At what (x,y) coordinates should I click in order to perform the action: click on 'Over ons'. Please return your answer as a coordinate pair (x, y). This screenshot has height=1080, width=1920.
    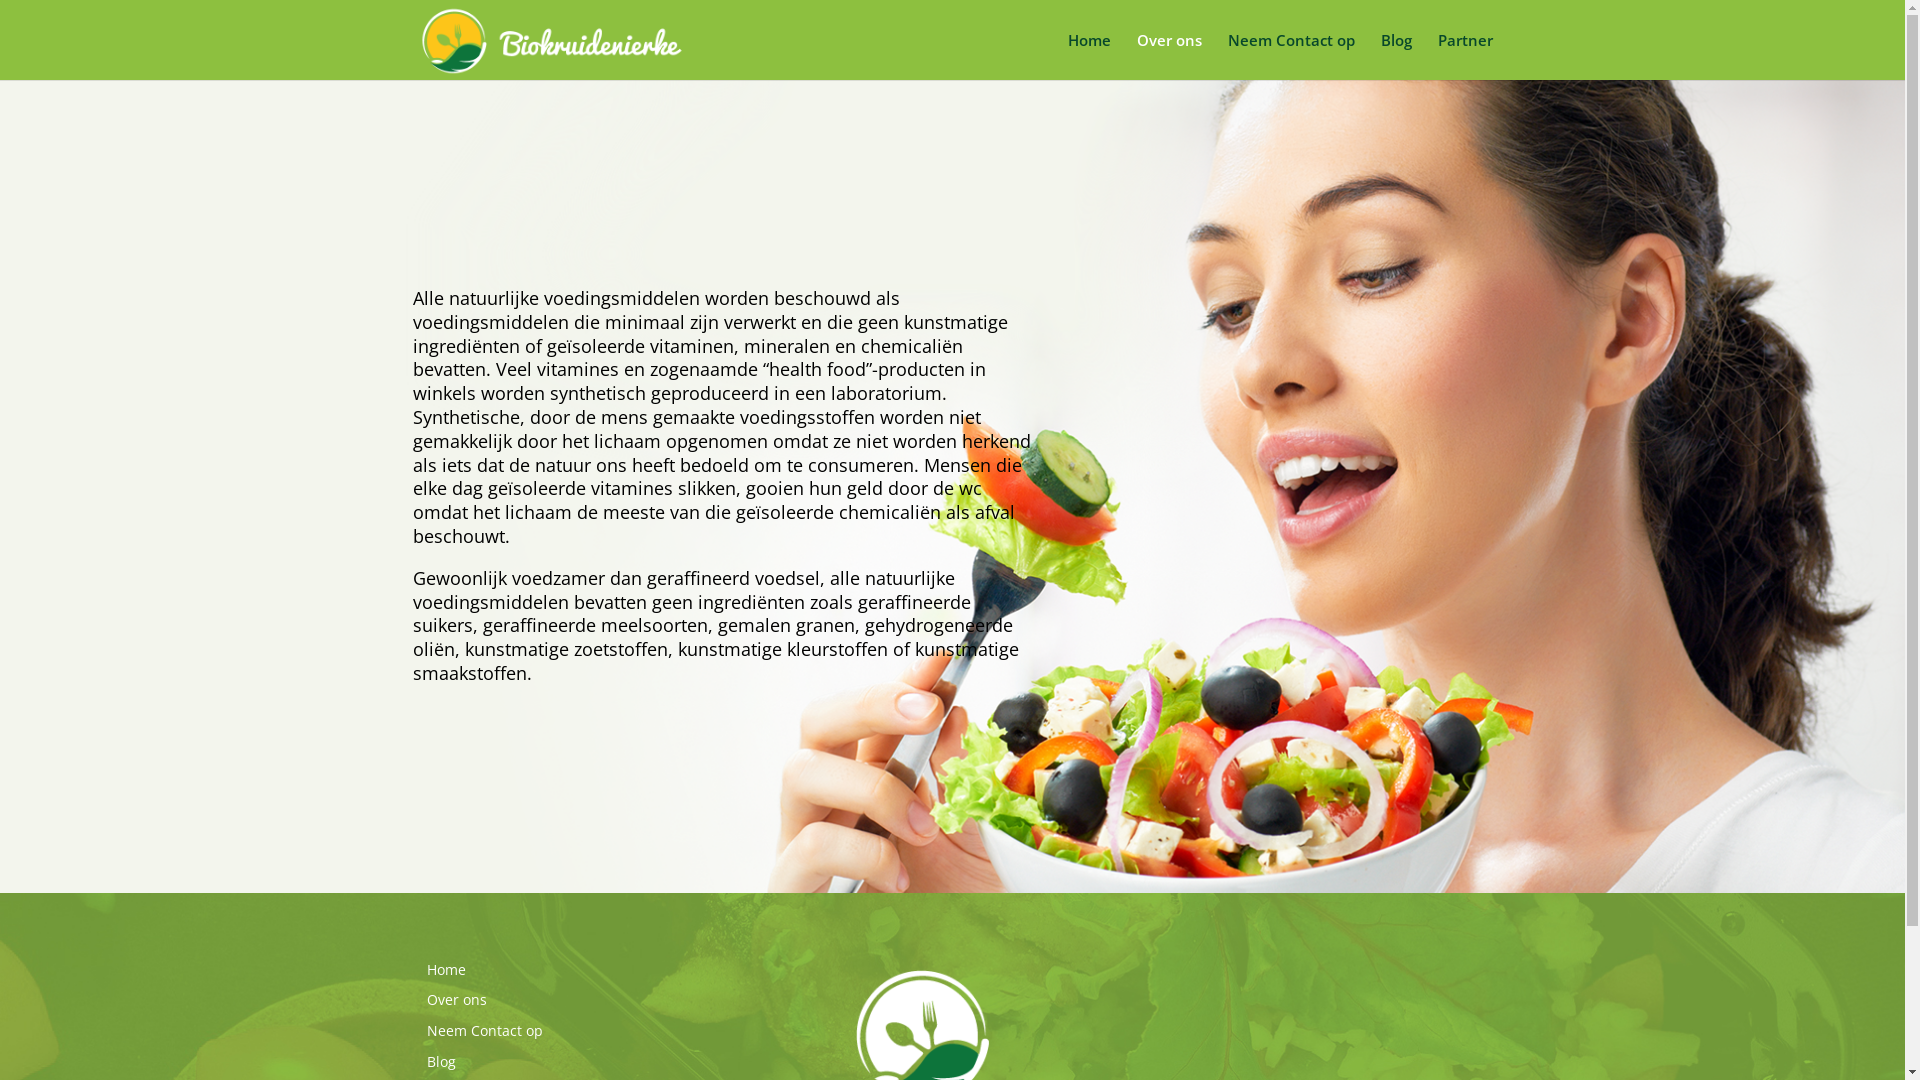
    Looking at the image, I should click on (455, 999).